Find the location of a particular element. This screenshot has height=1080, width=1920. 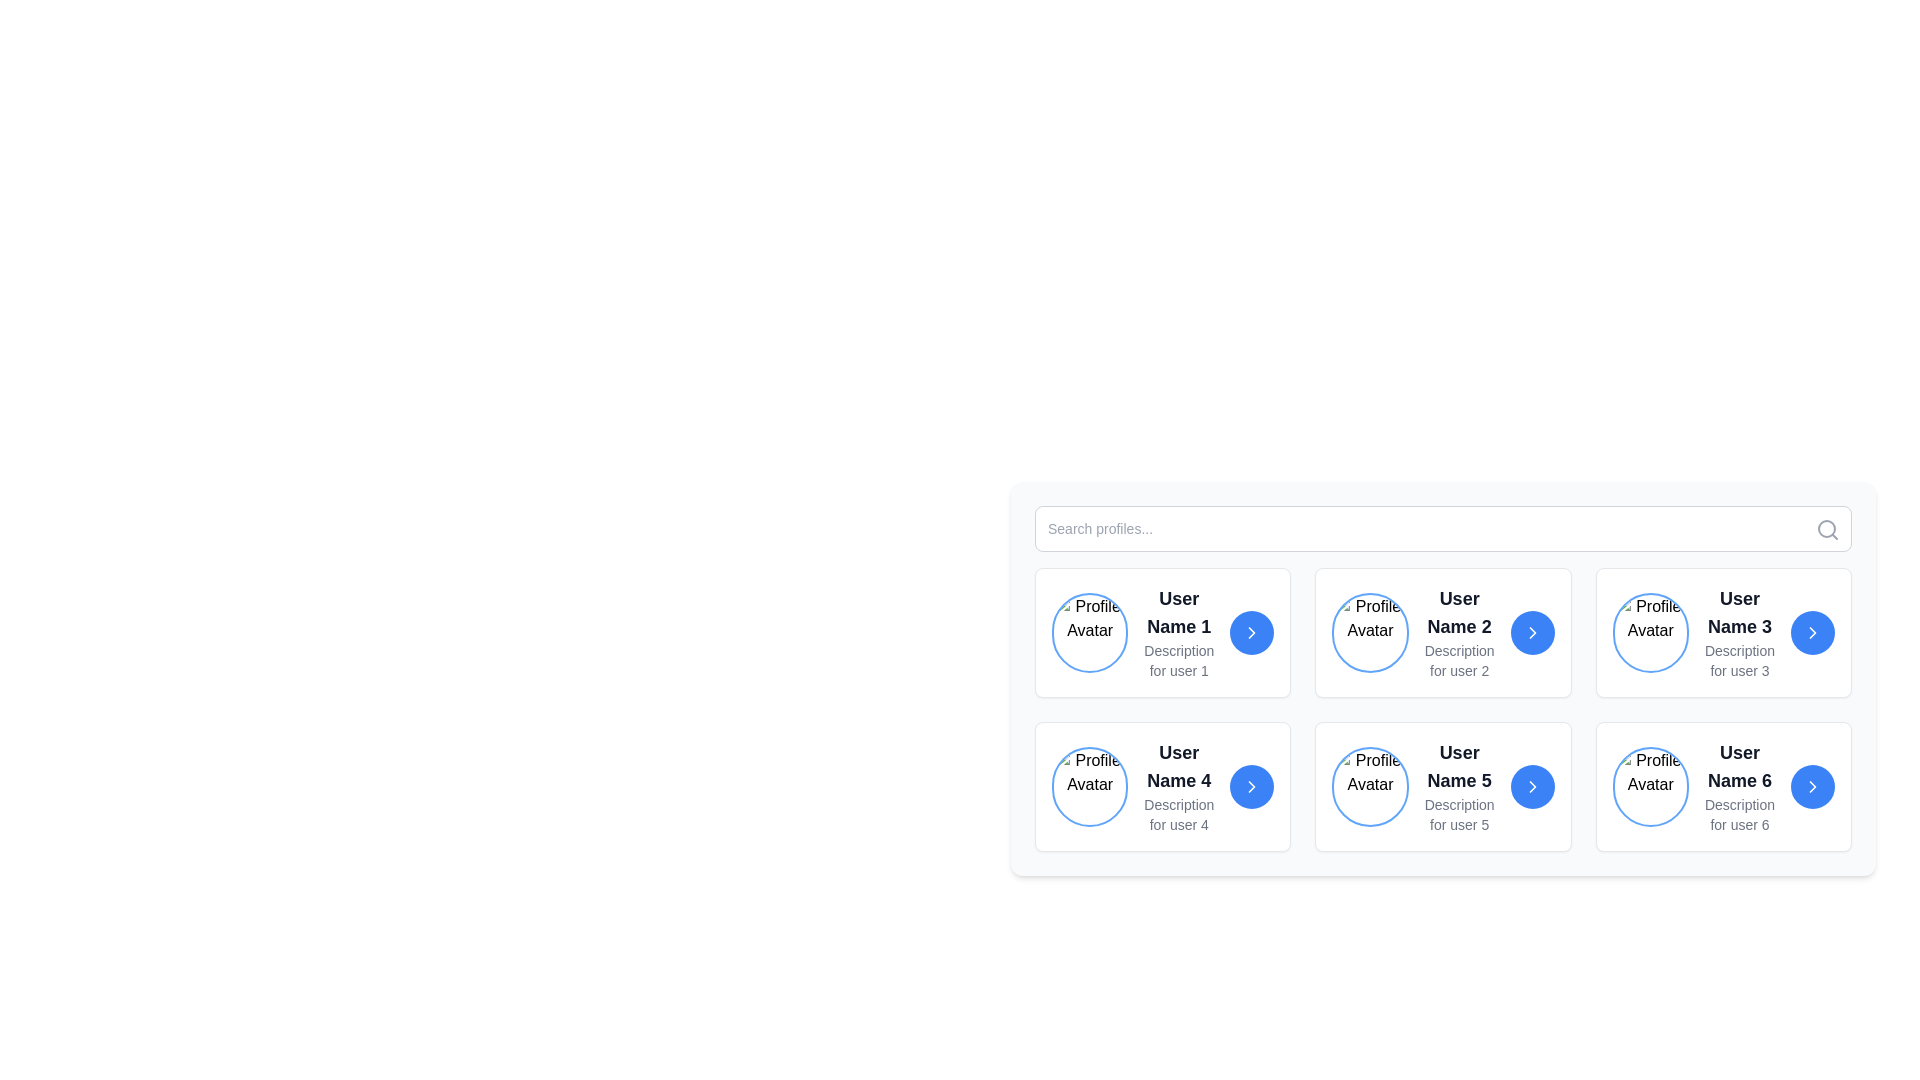

the button located at the bottom-right corner of the card for 'User Name 6' is located at coordinates (1813, 785).